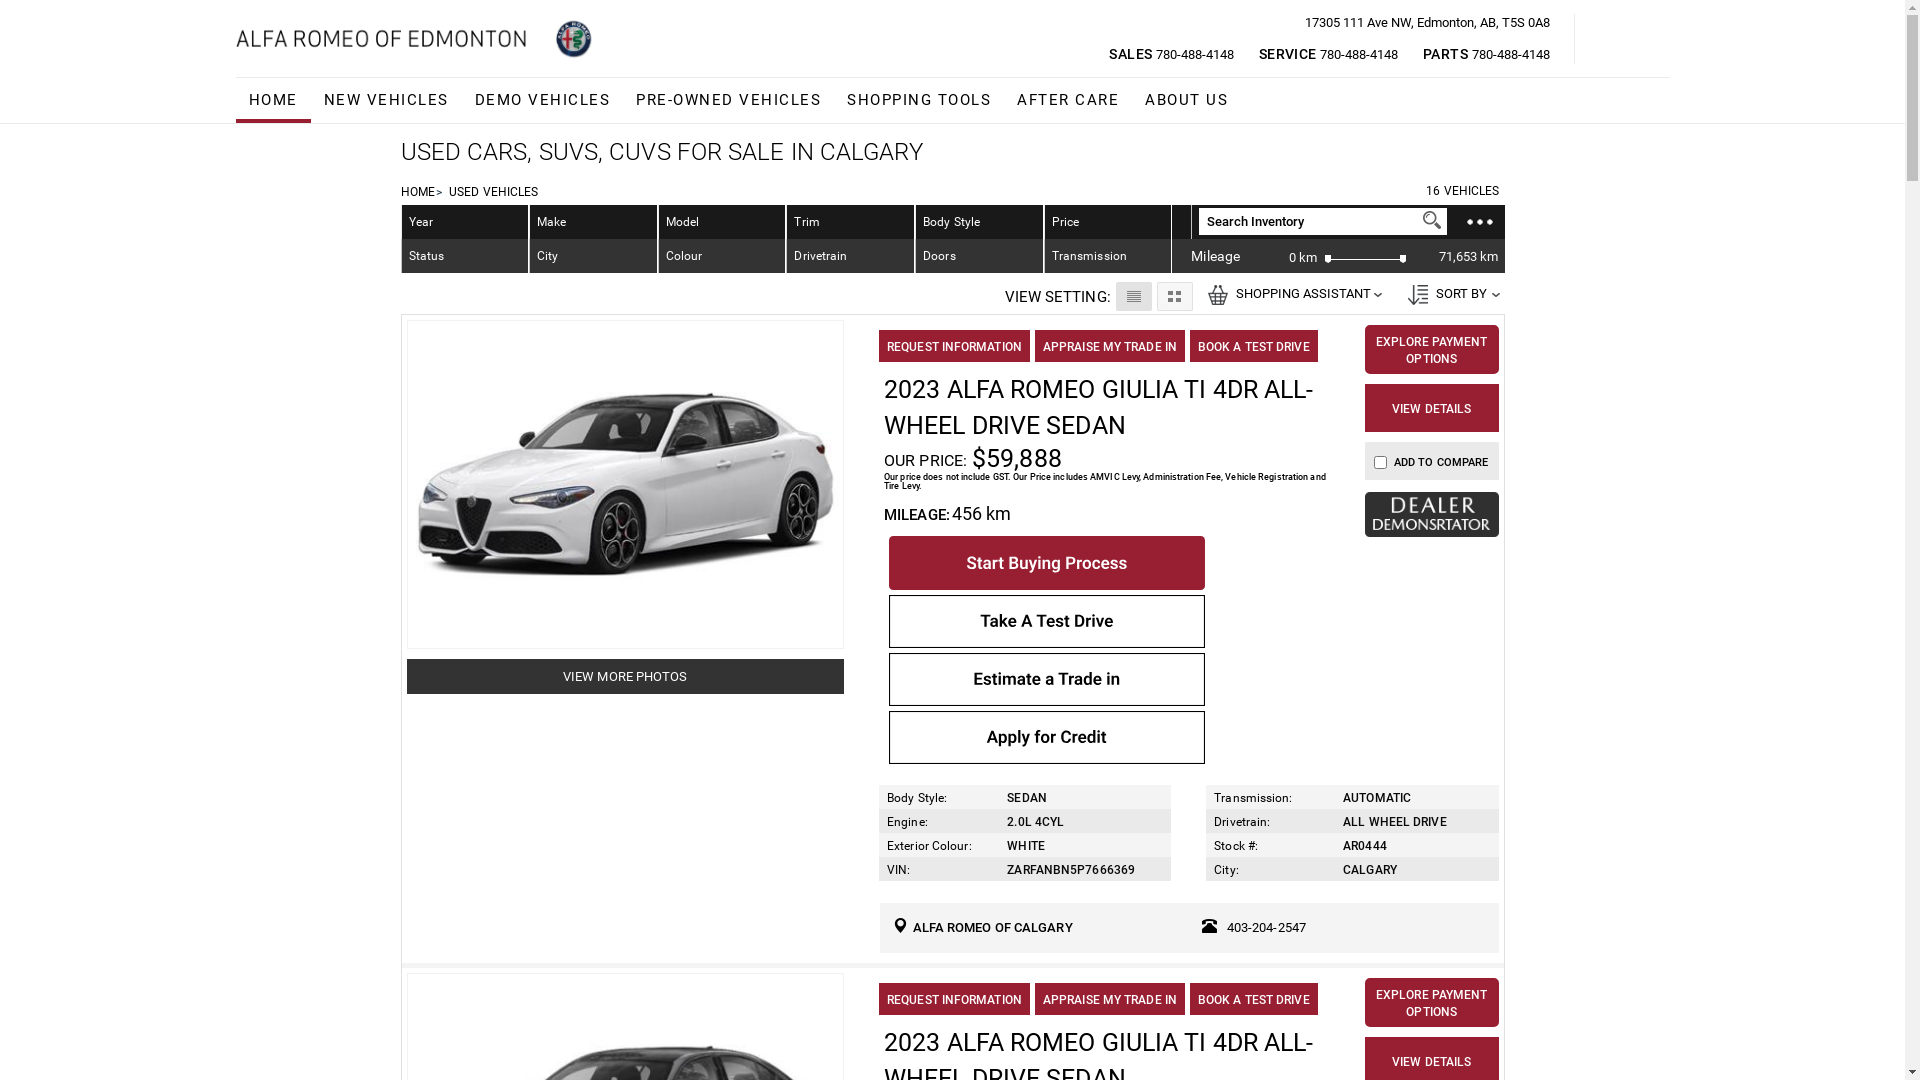 The width and height of the screenshot is (1920, 1080). Describe the element at coordinates (1064, 222) in the screenshot. I see `'Price'` at that location.